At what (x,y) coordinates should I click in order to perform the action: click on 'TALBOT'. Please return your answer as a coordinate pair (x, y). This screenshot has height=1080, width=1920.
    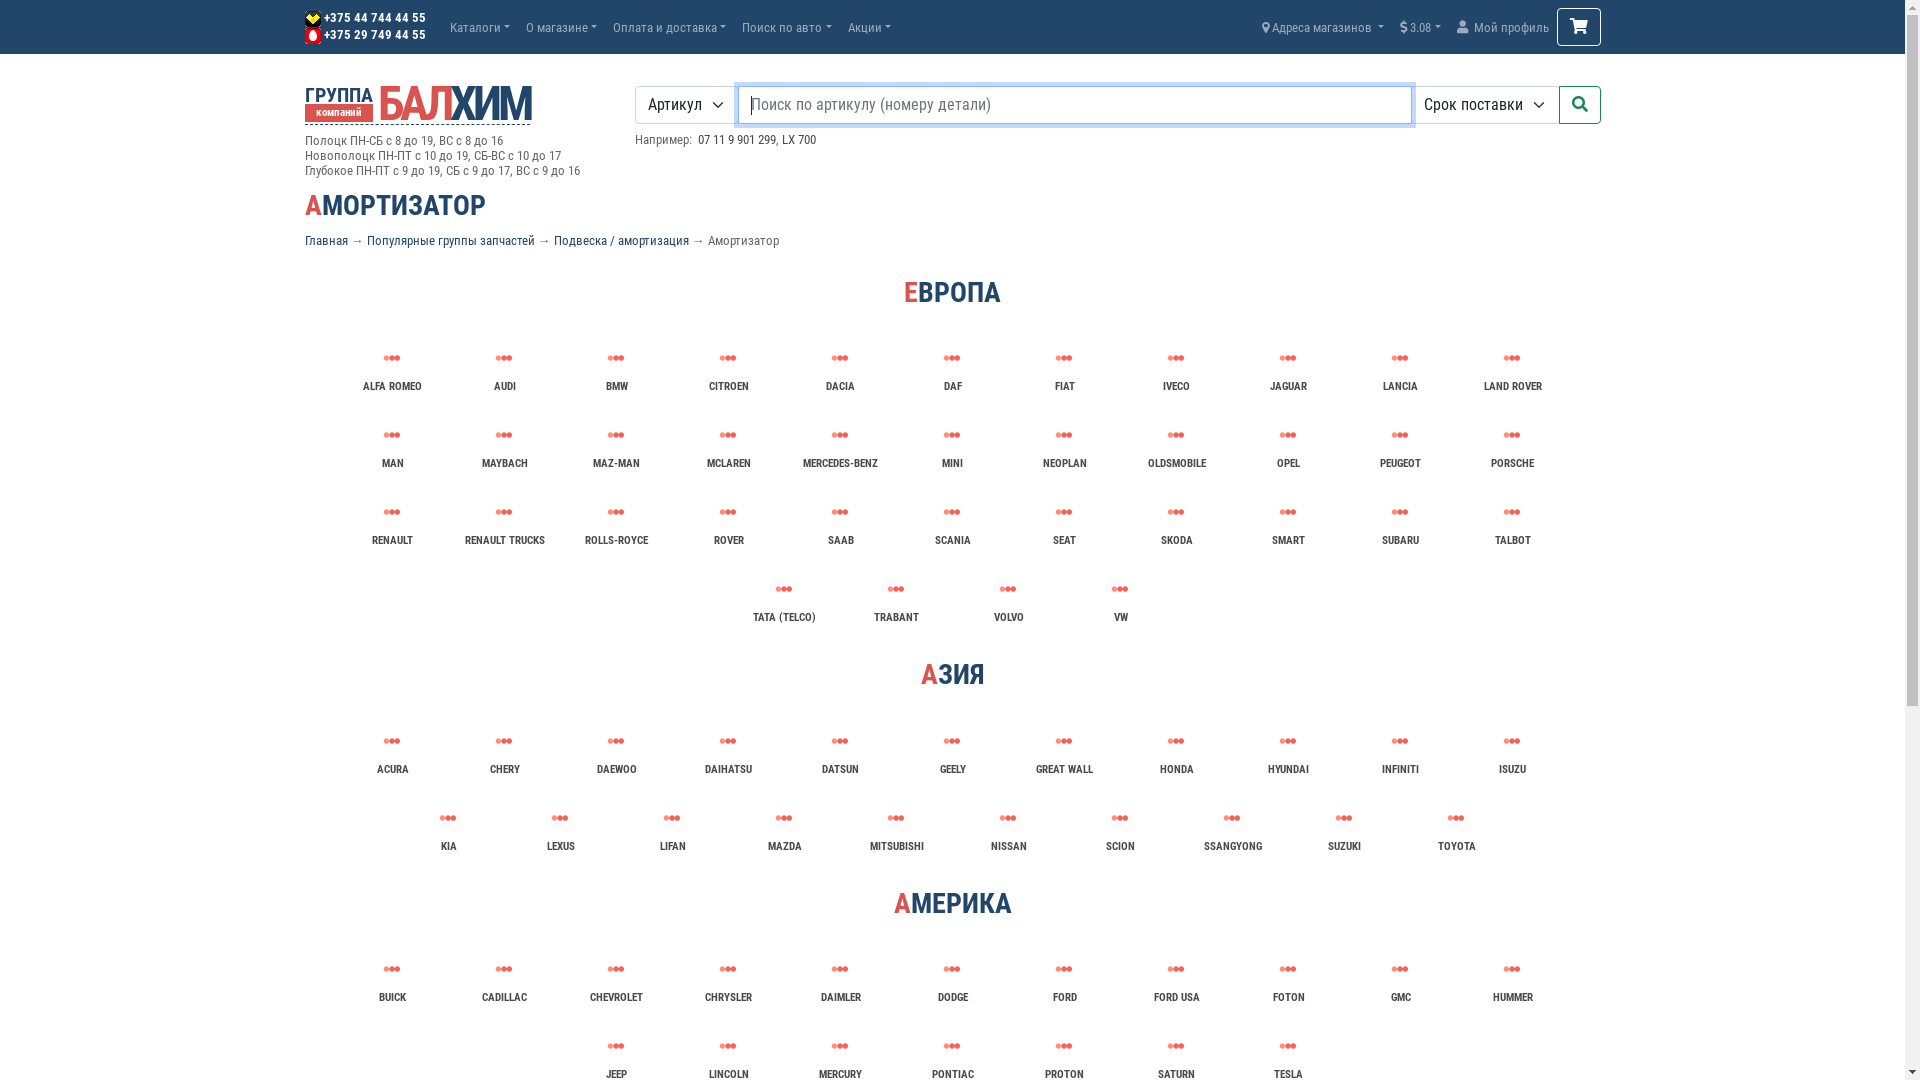
    Looking at the image, I should click on (1512, 518).